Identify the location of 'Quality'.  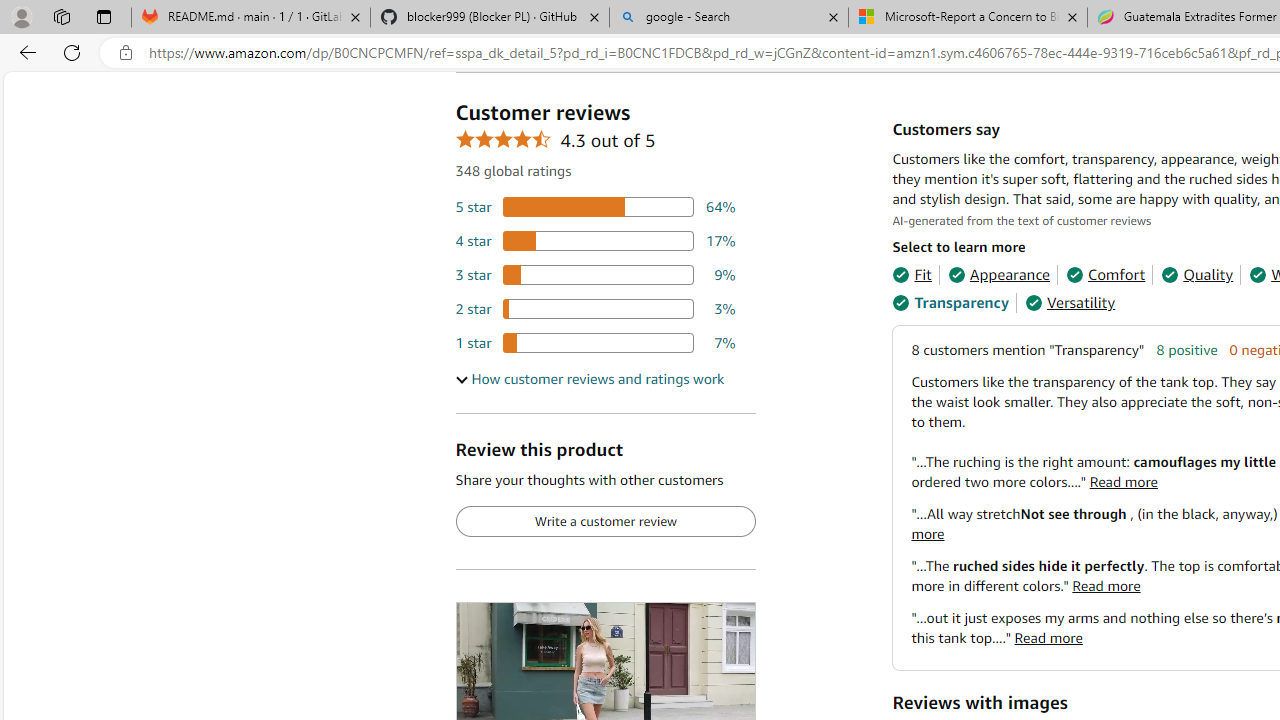
(1197, 275).